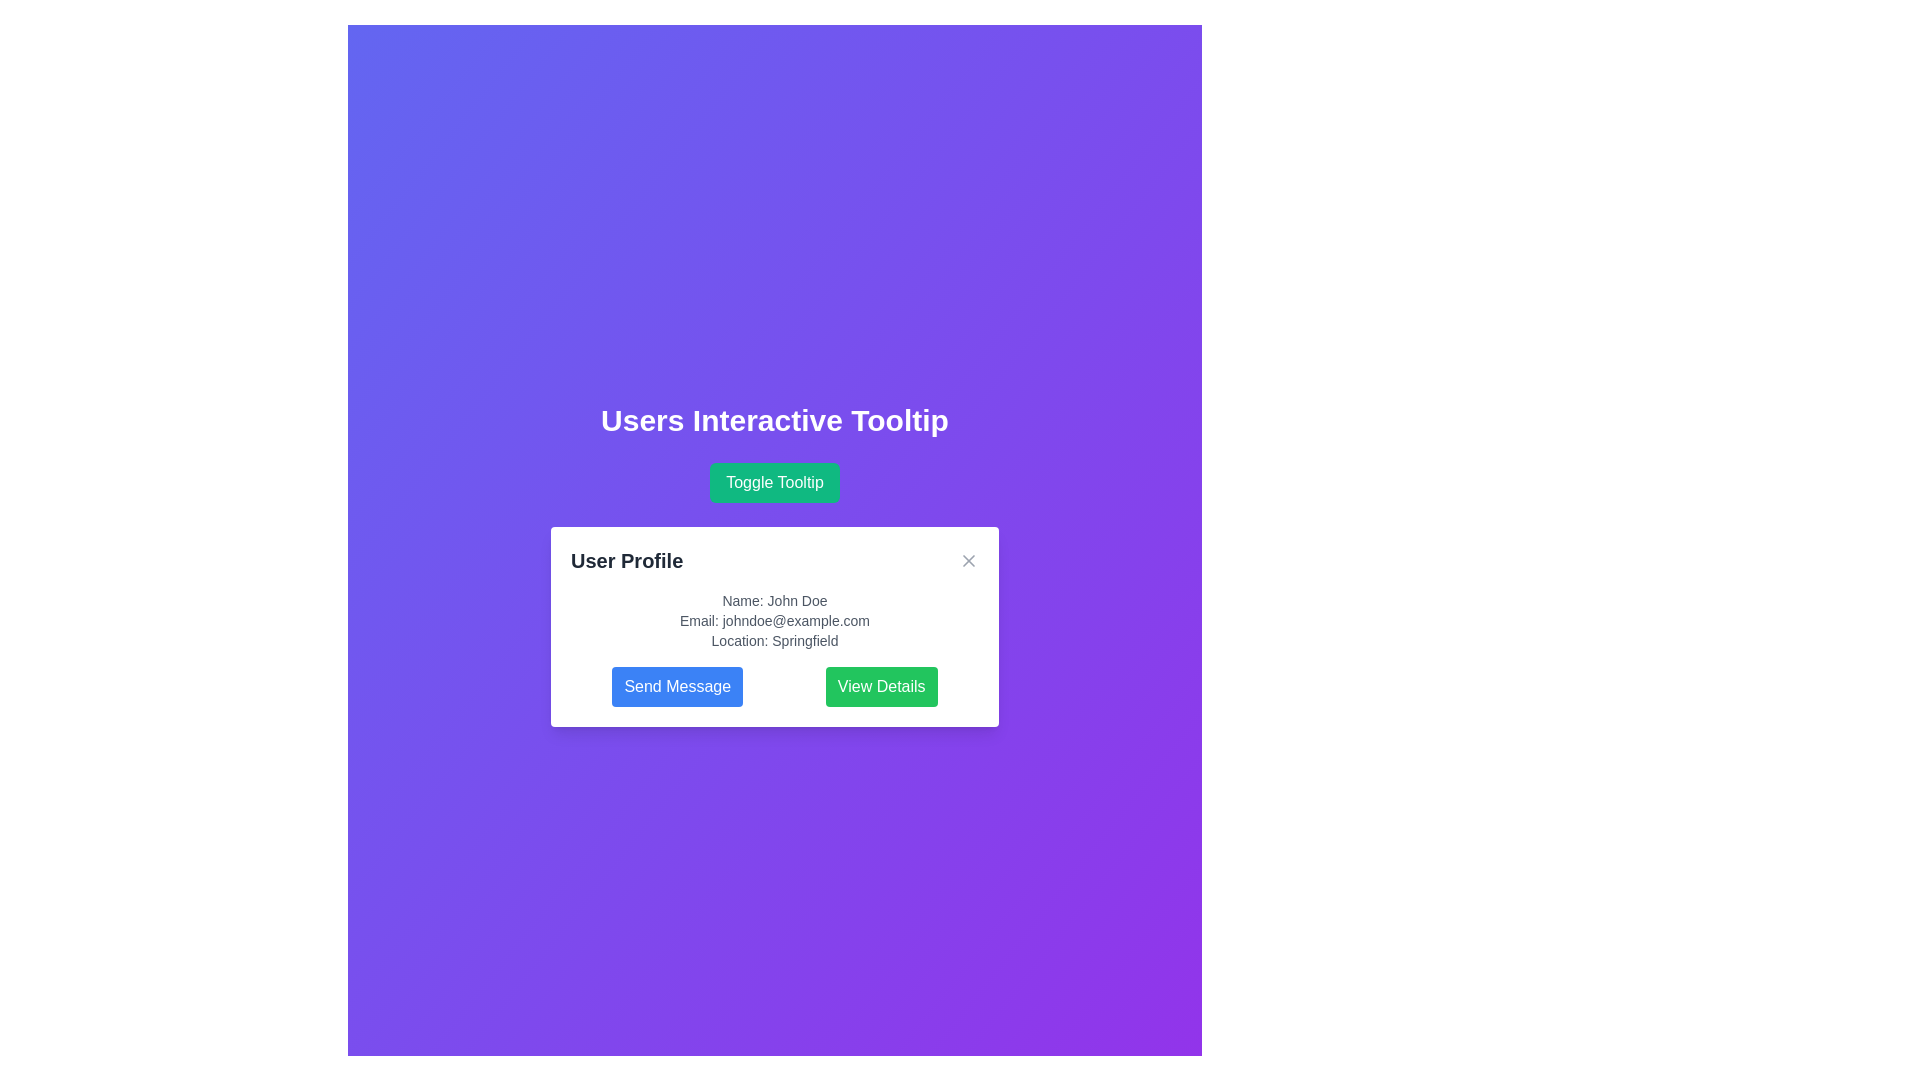  What do you see at coordinates (880, 685) in the screenshot?
I see `the green 'View Details' button with rounded corners located in the user profile section of a popup card to observe the visual effect` at bounding box center [880, 685].